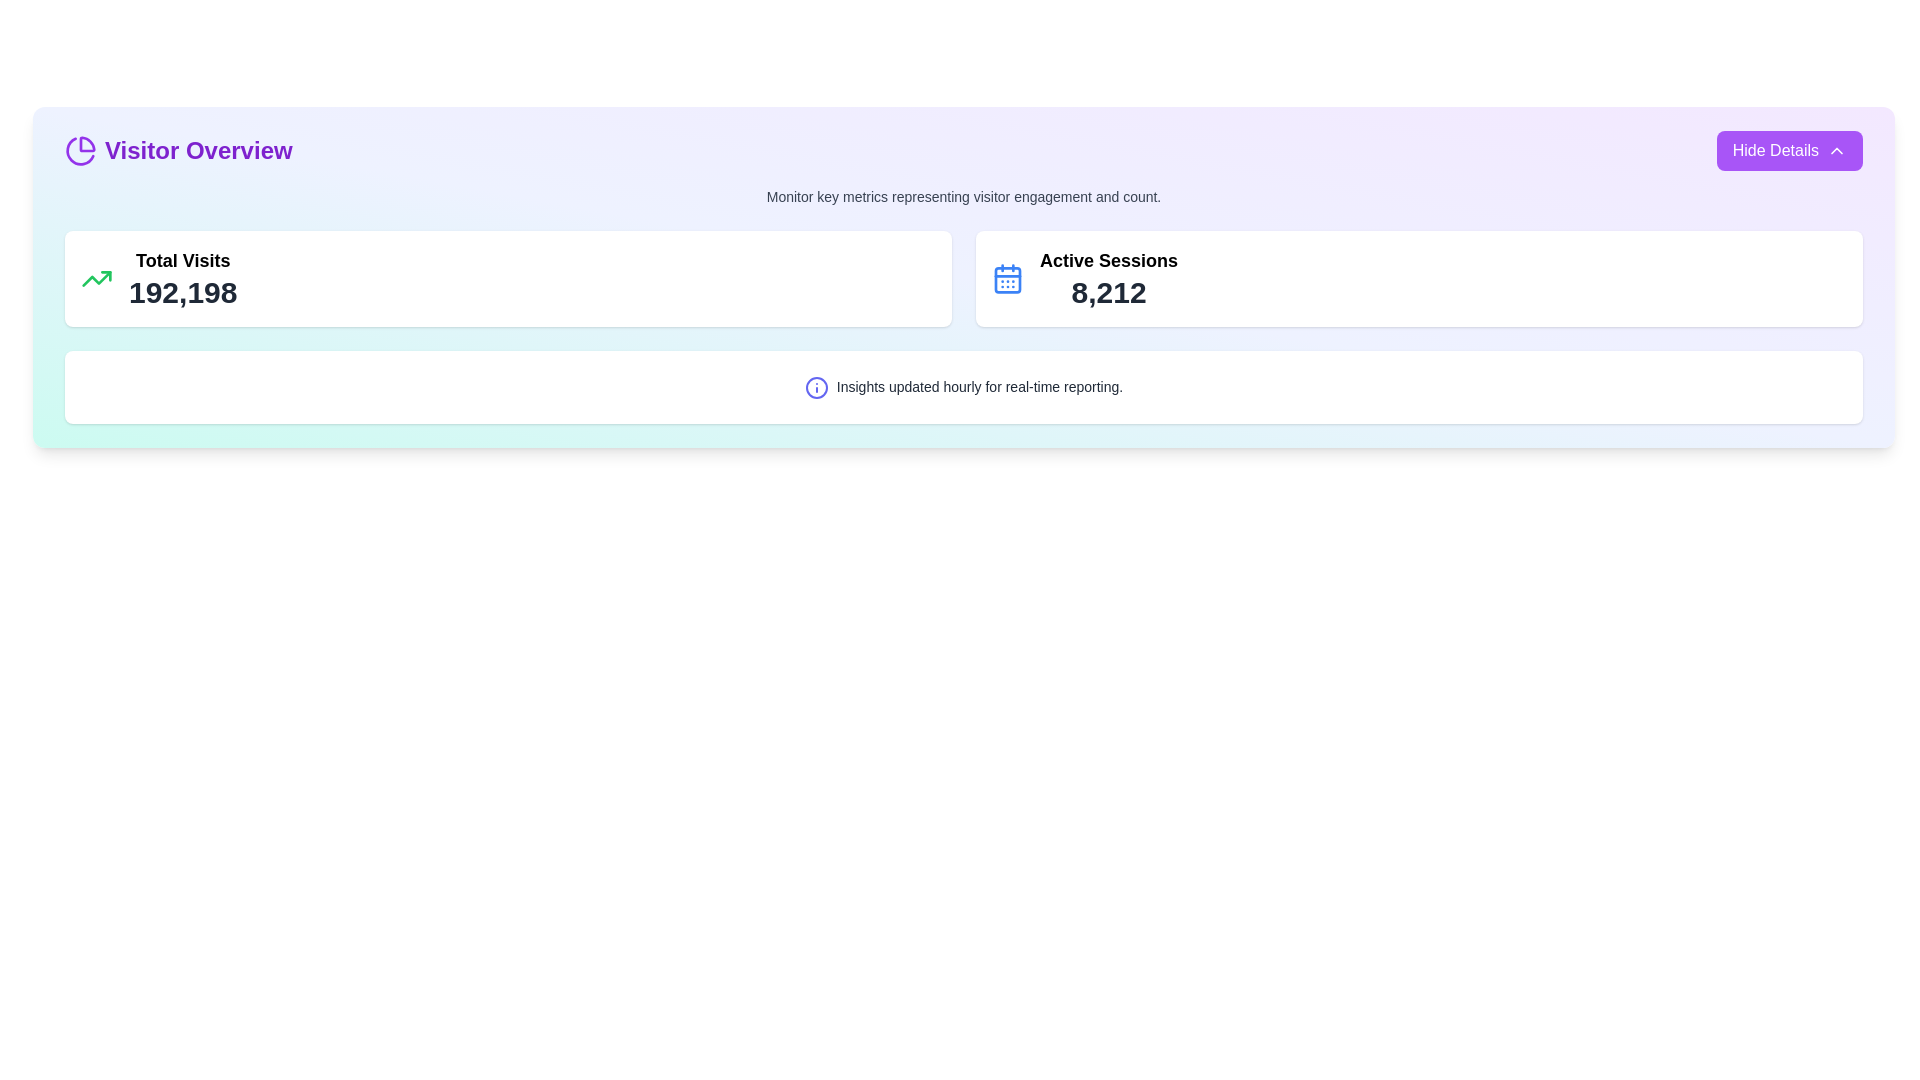 The width and height of the screenshot is (1920, 1080). Describe the element at coordinates (1008, 278) in the screenshot. I see `the calendar icon with a bluish tint located at the top-right section of the interface, next to 'Active Sessions' and above '8,212'` at that location.